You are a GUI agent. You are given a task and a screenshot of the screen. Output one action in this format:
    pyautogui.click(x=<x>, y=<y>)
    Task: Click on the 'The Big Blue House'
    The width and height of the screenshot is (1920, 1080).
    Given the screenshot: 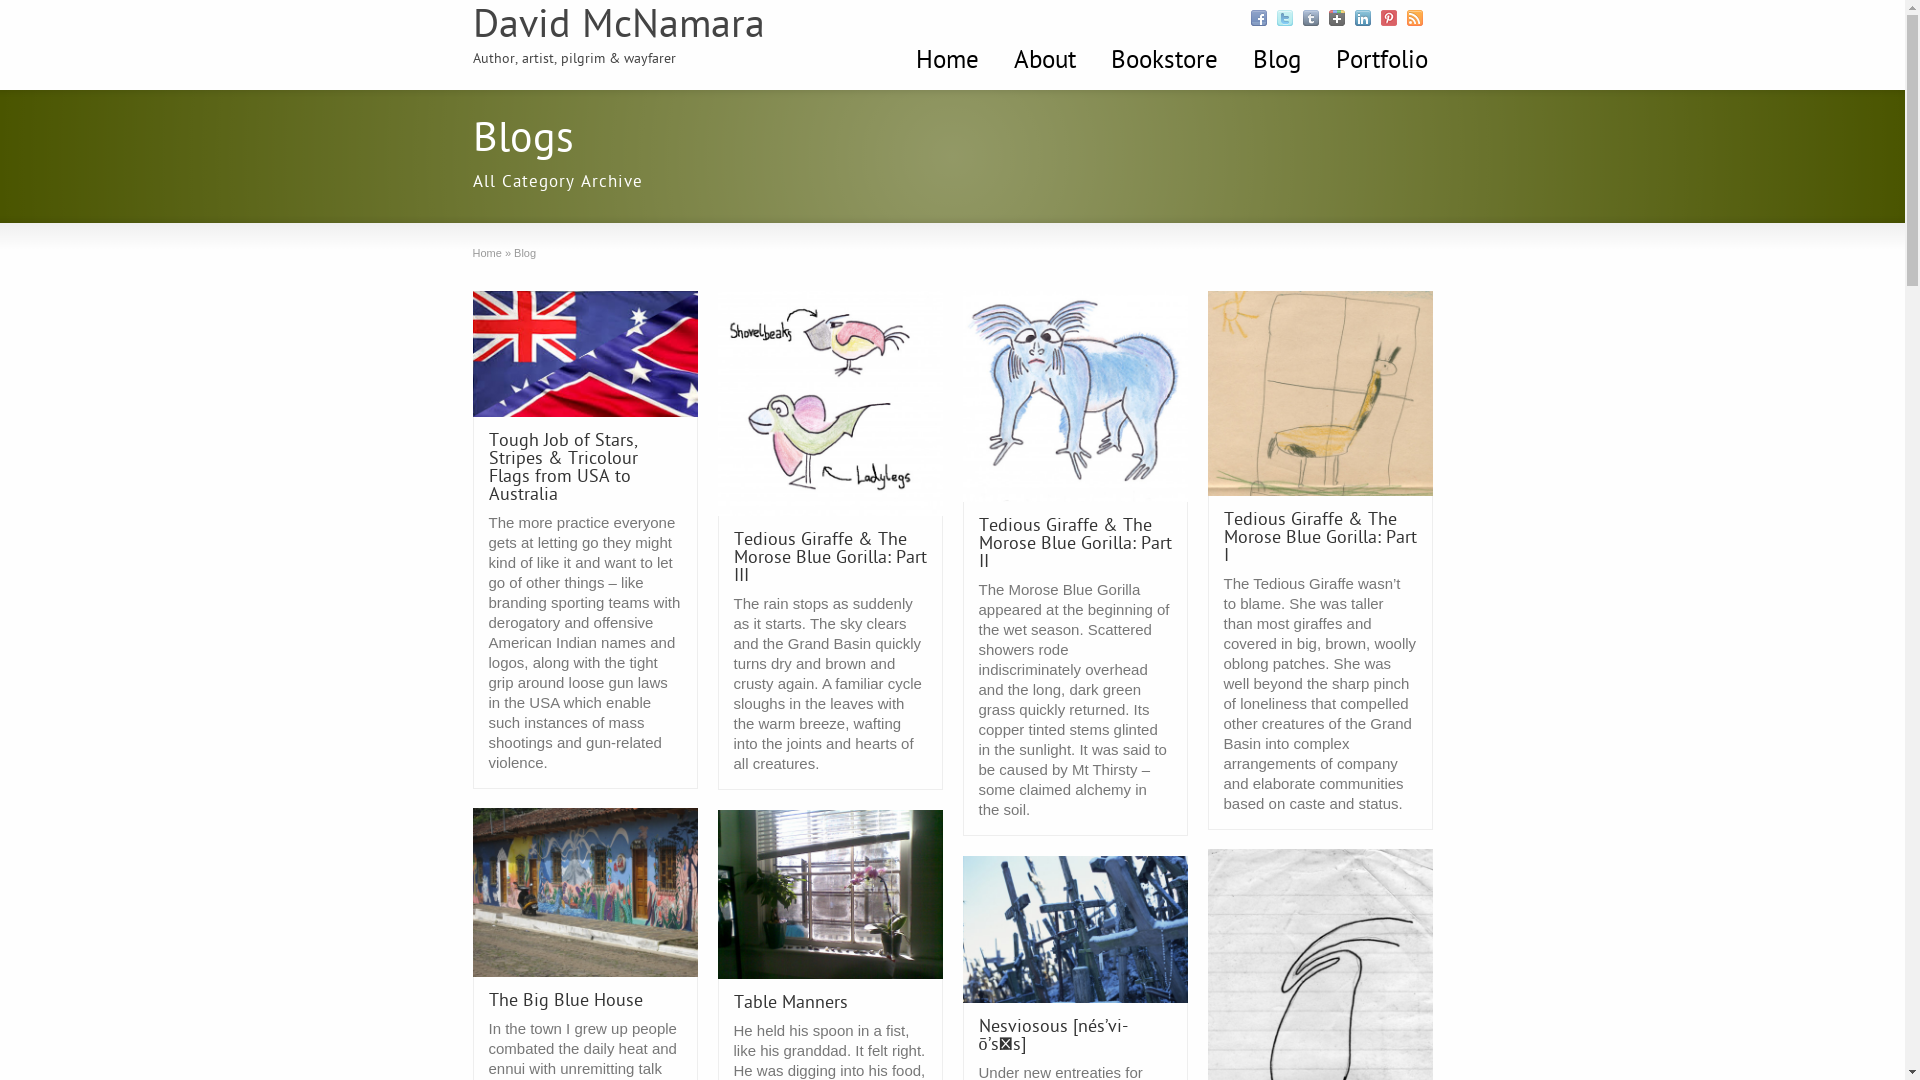 What is the action you would take?
    pyautogui.click(x=564, y=1001)
    